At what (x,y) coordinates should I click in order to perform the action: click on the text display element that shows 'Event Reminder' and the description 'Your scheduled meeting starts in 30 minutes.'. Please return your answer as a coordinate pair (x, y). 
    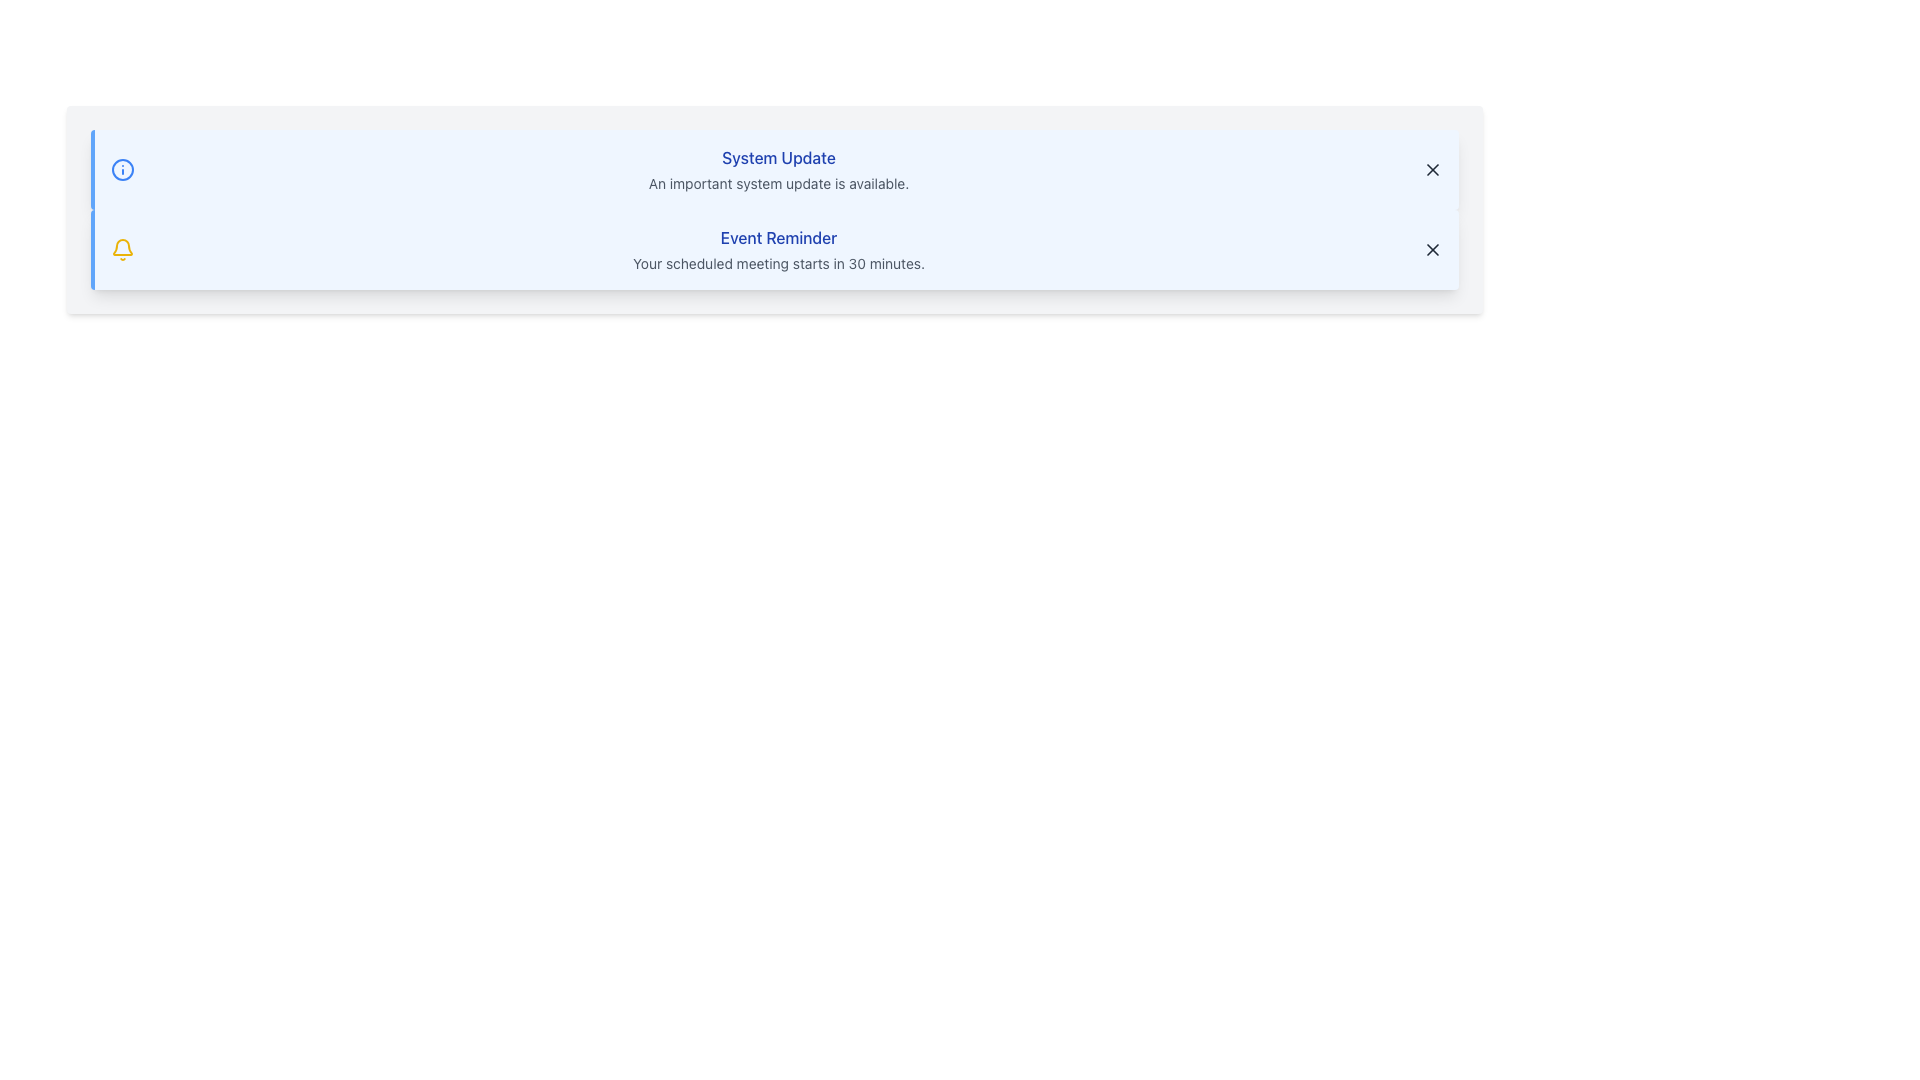
    Looking at the image, I should click on (777, 249).